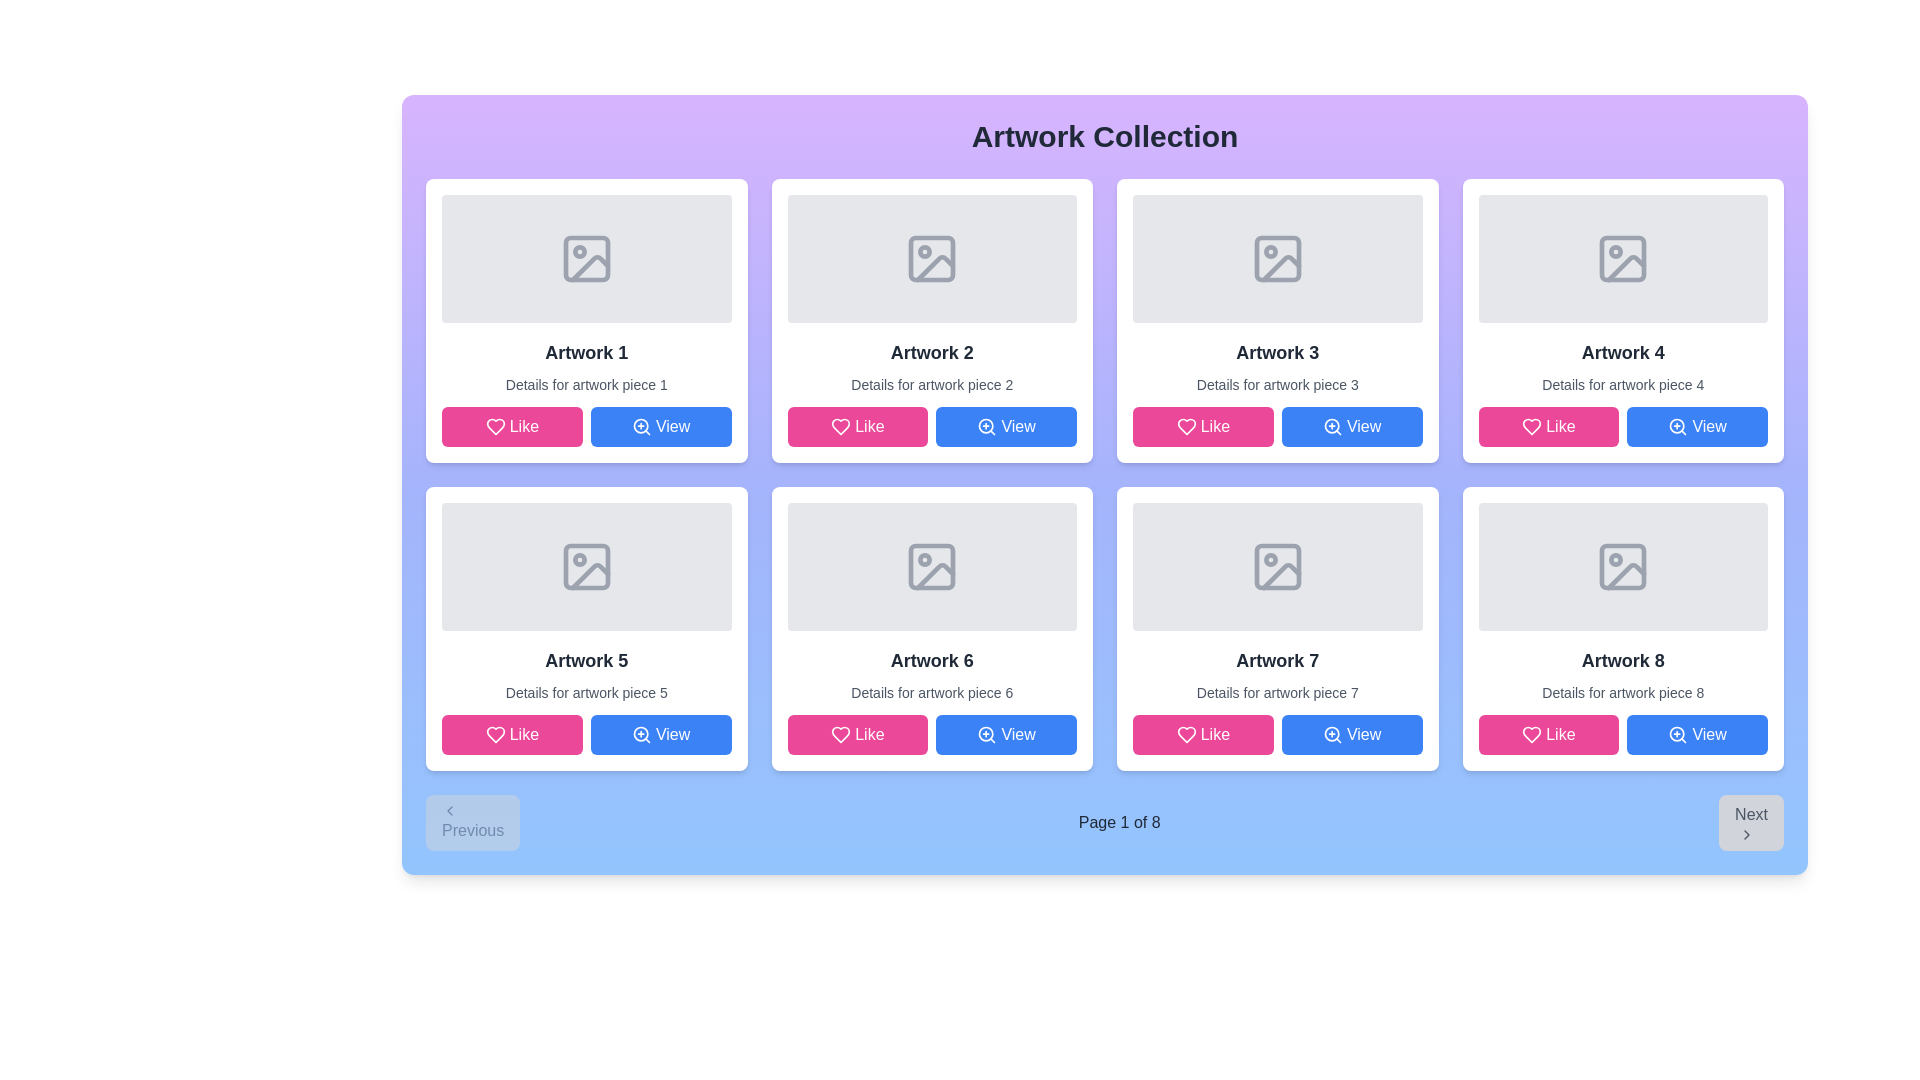 The image size is (1920, 1080). I want to click on the heart-shaped 'like' icon located in the sixth card under 'Details for artwork piece 6', so click(841, 735).